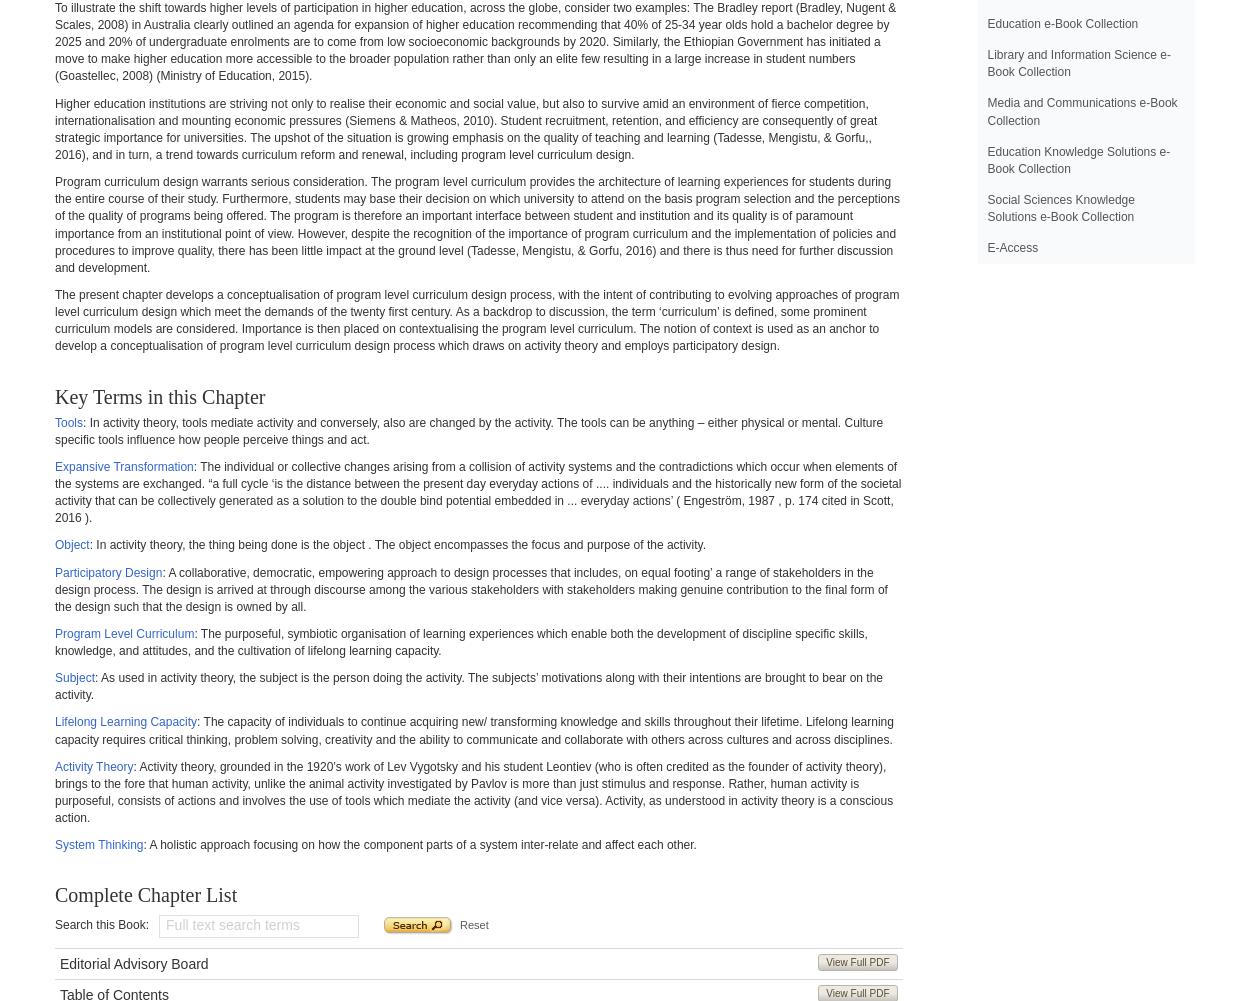  I want to click on ': A collaborative, democratic, empowering approach to design processes that includes, on equal footing’ a range of stakeholders in the design process. The design is arrived at through discourse among the various stakeholders with stakeholders making genuine contribution to the final form of the design such that the design is owned by all.', so click(55, 588).